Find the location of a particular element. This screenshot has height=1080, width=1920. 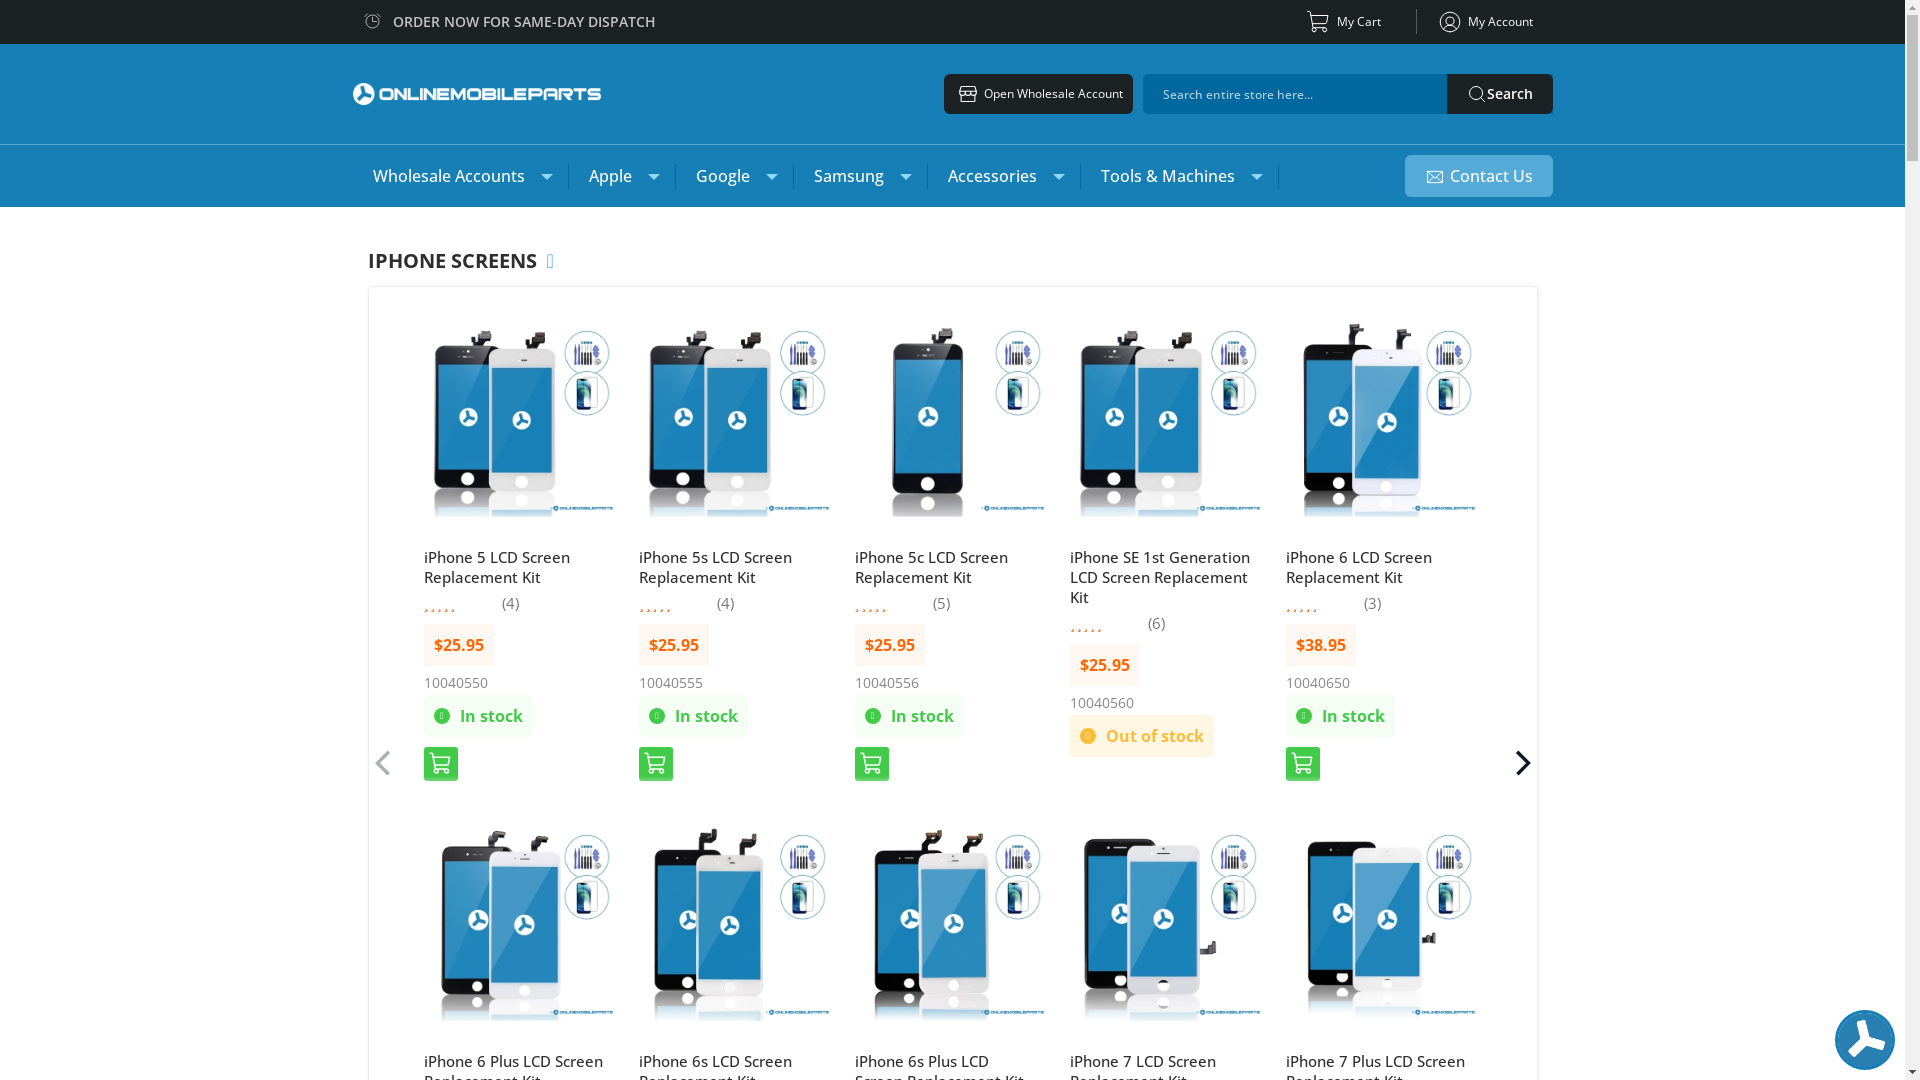

'iPhone 6 LCD Screen Replacement Kit' is located at coordinates (1358, 567).